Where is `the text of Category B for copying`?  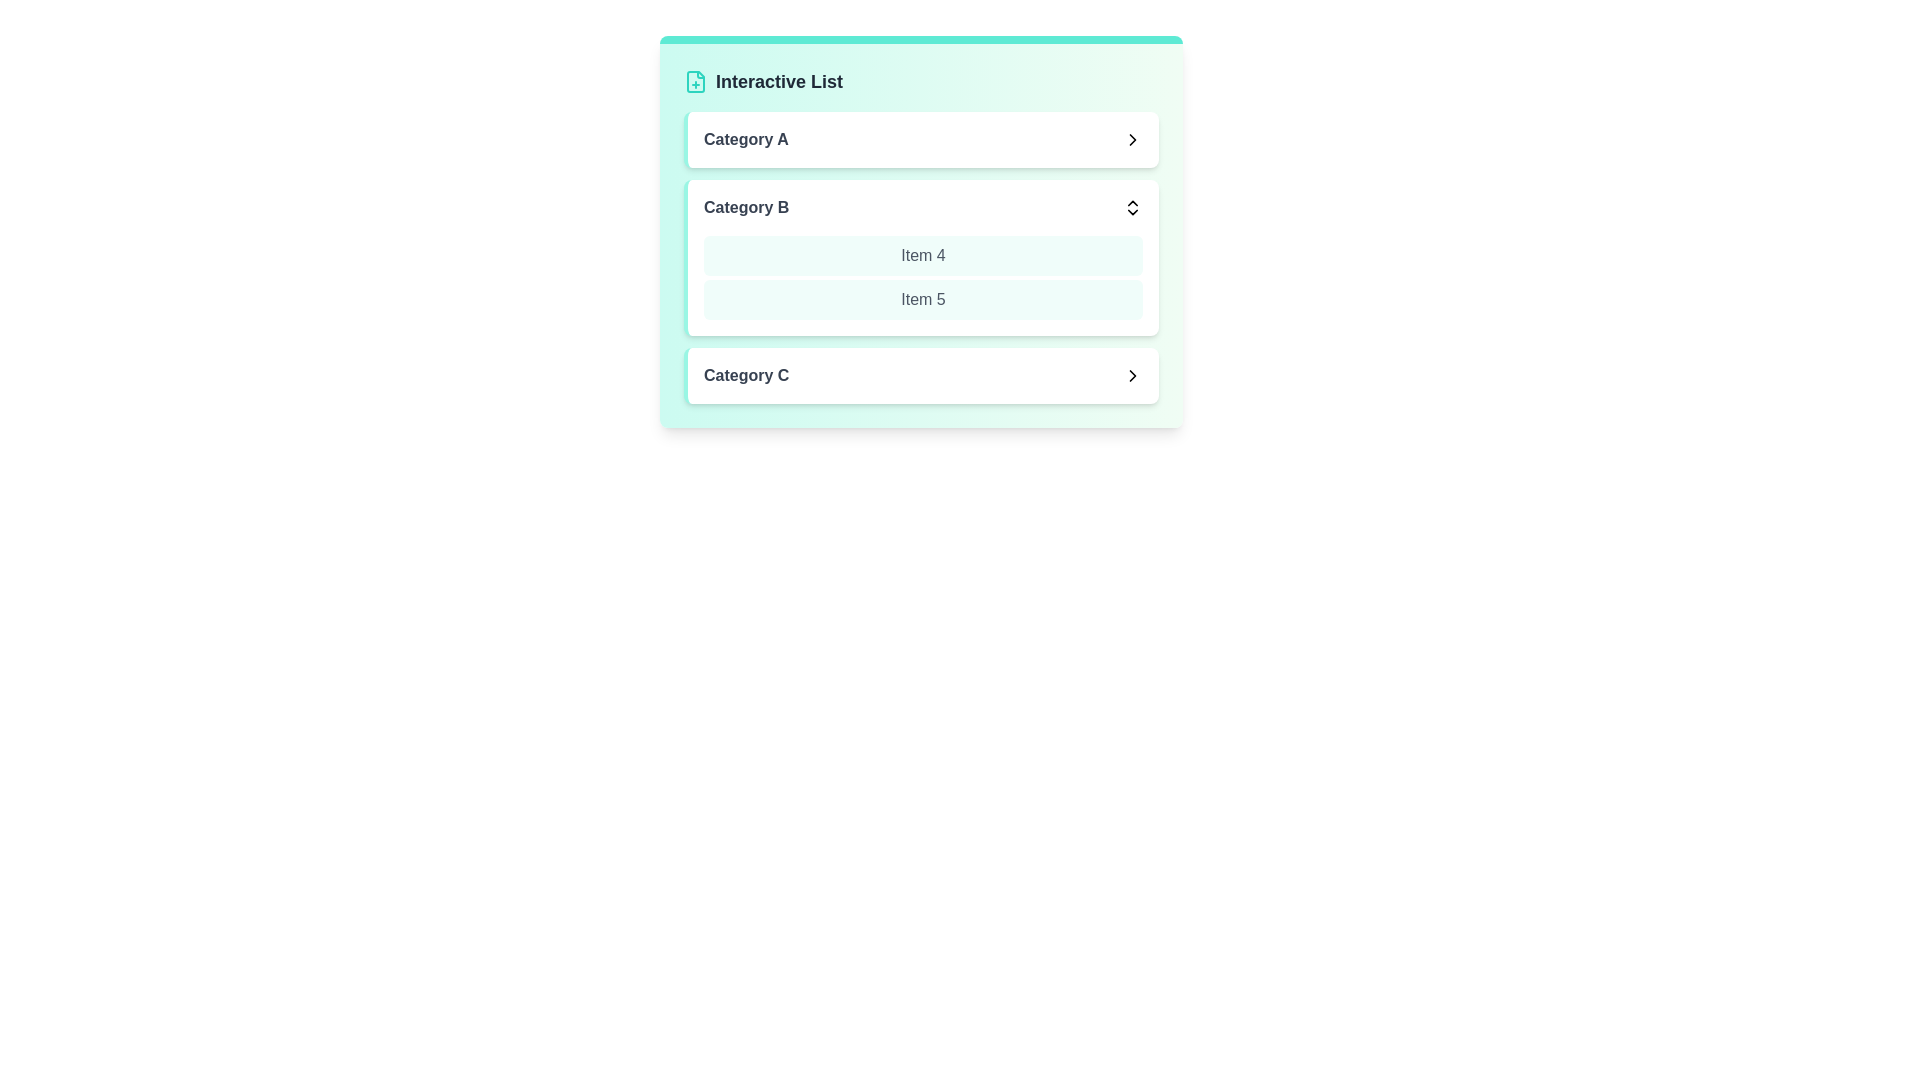 the text of Category B for copying is located at coordinates (745, 208).